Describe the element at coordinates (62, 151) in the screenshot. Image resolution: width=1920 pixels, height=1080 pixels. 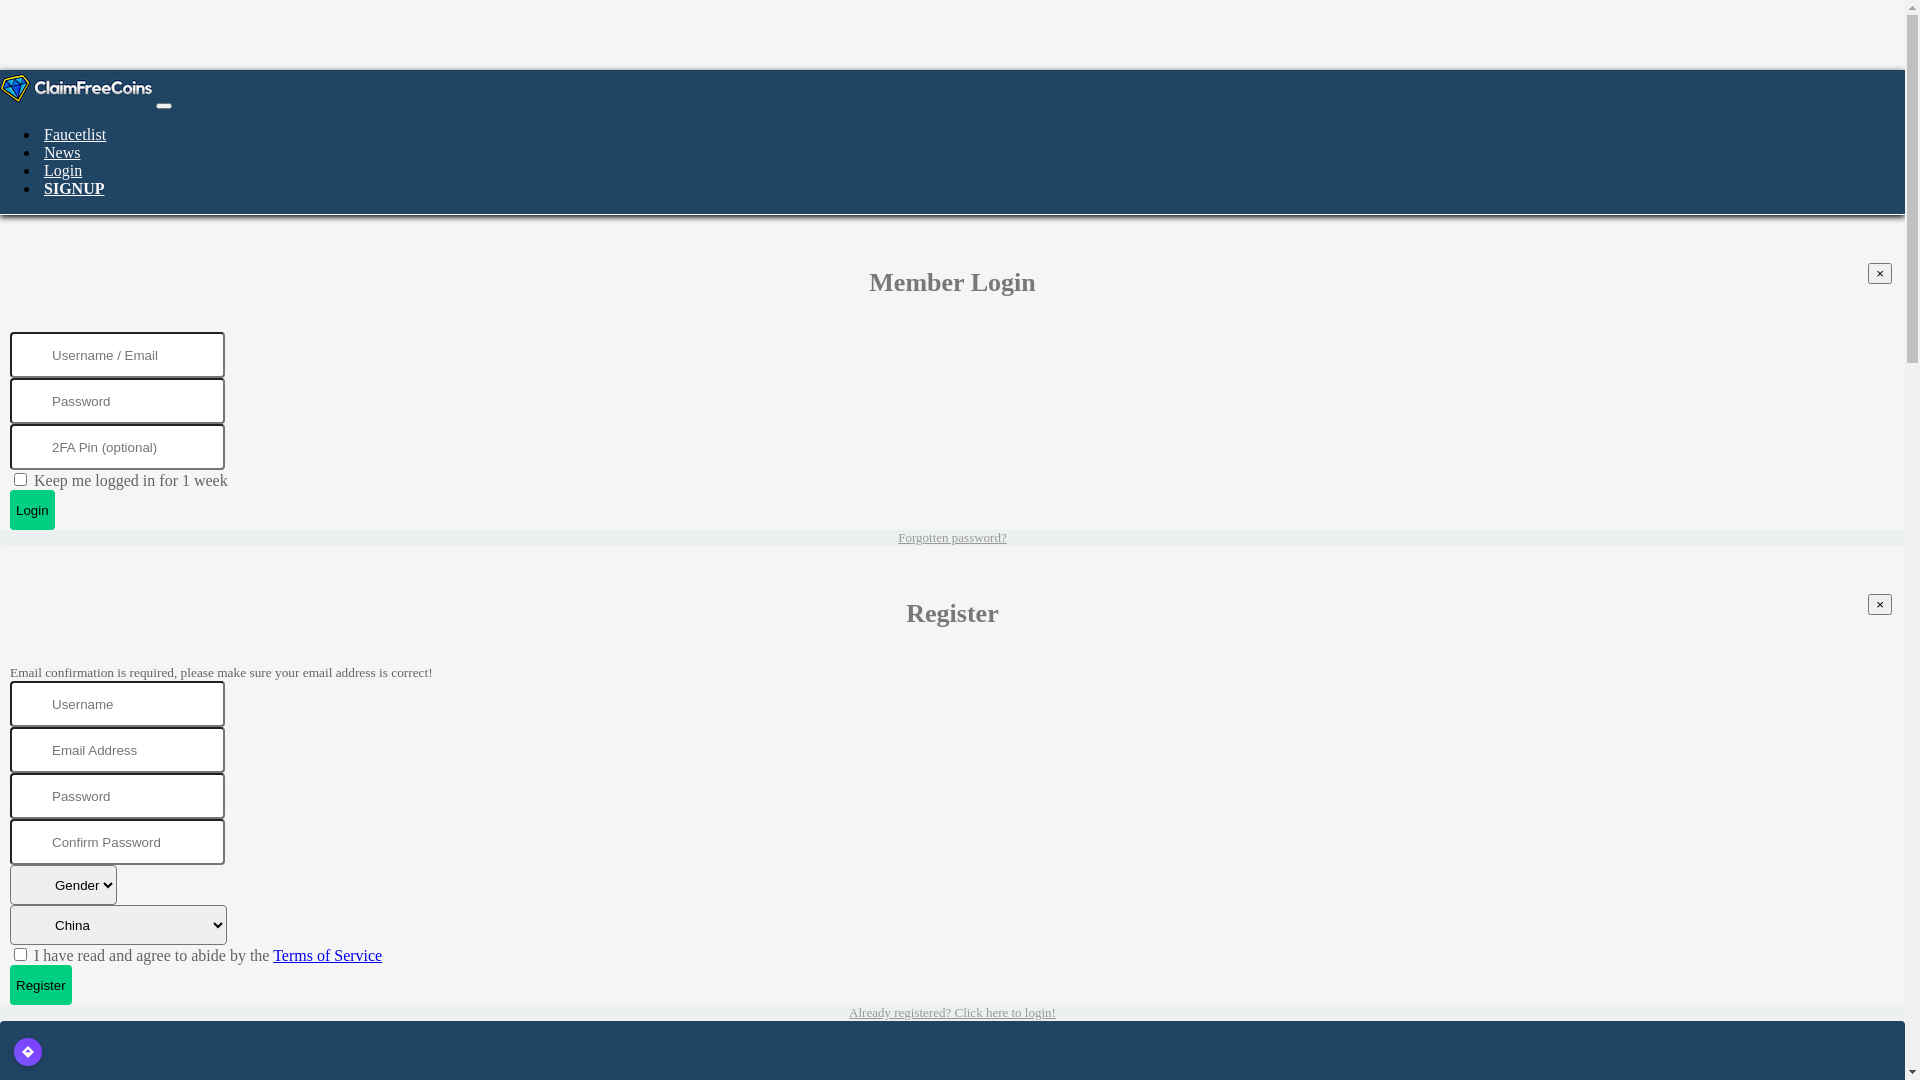
I see `'News'` at that location.